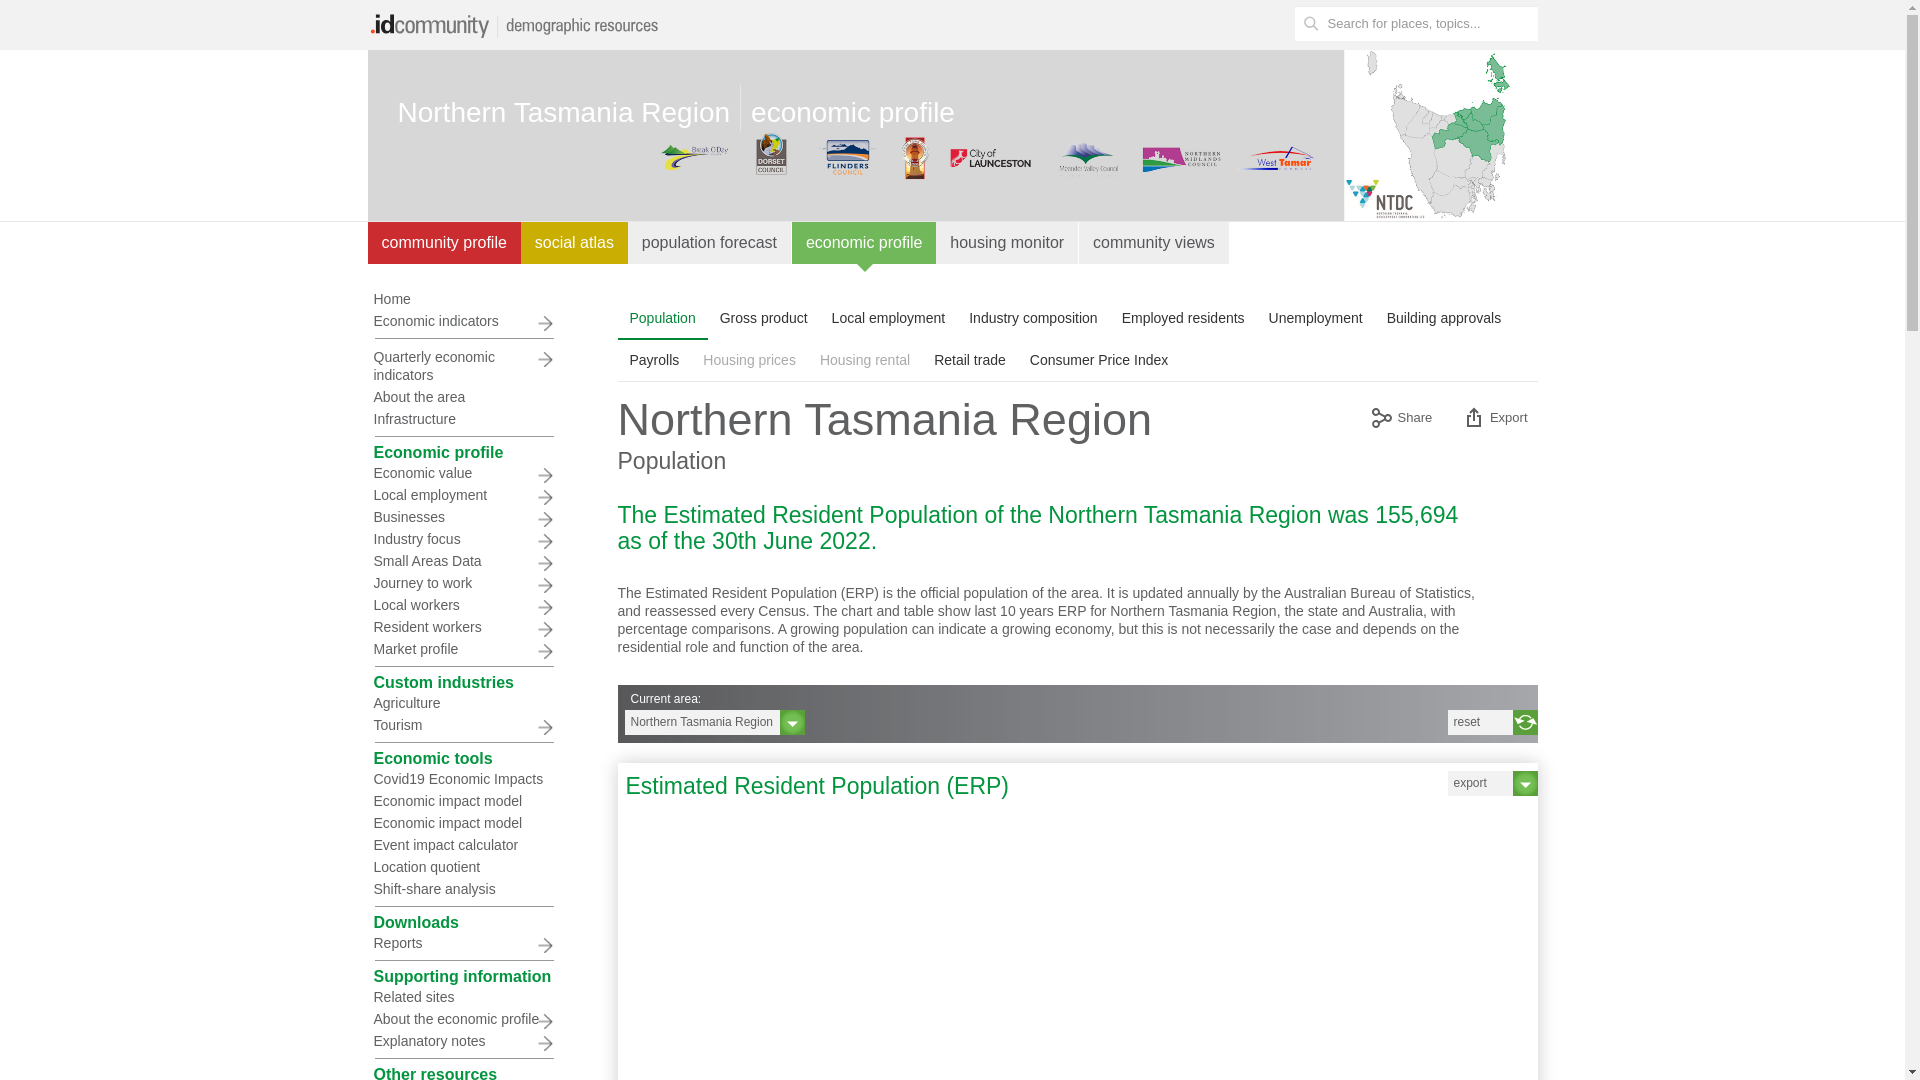  I want to click on 'Building approvals', so click(1444, 316).